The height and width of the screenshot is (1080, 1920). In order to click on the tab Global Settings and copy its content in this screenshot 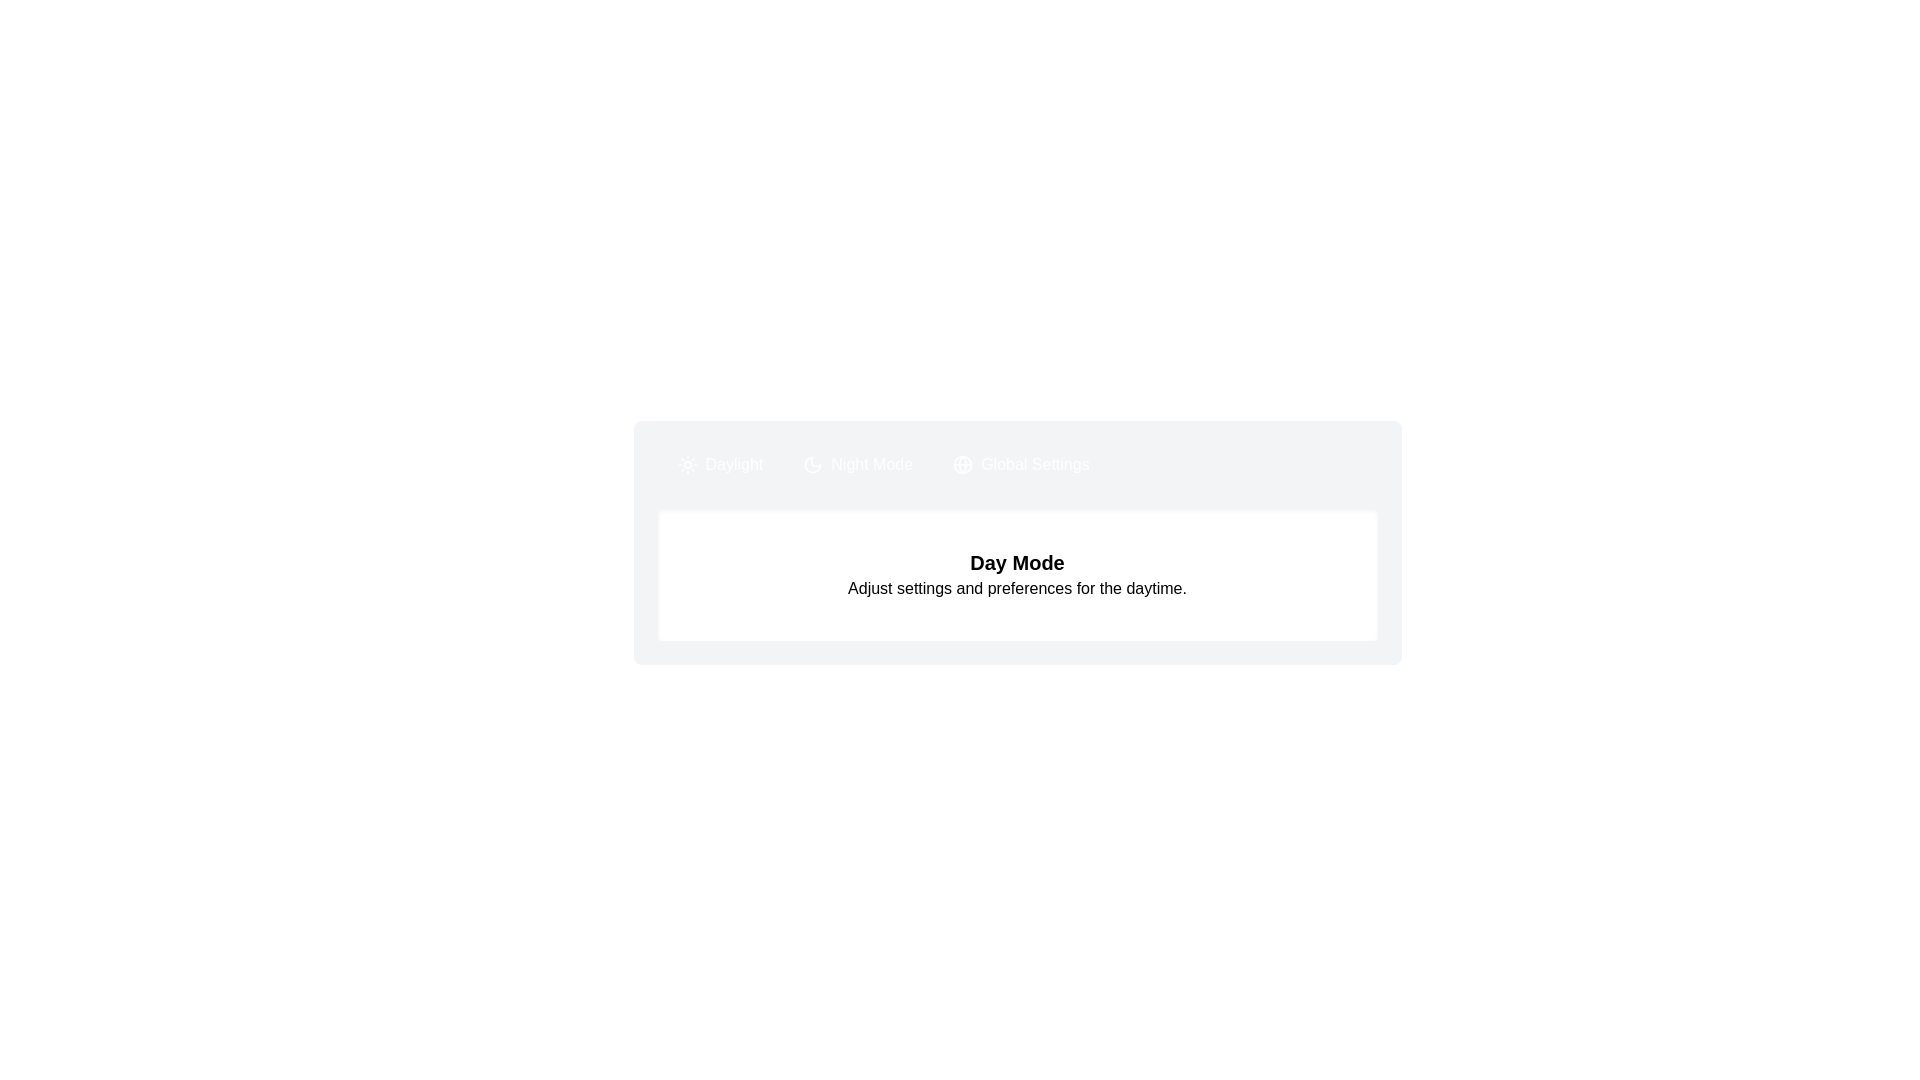, I will do `click(1021, 465)`.